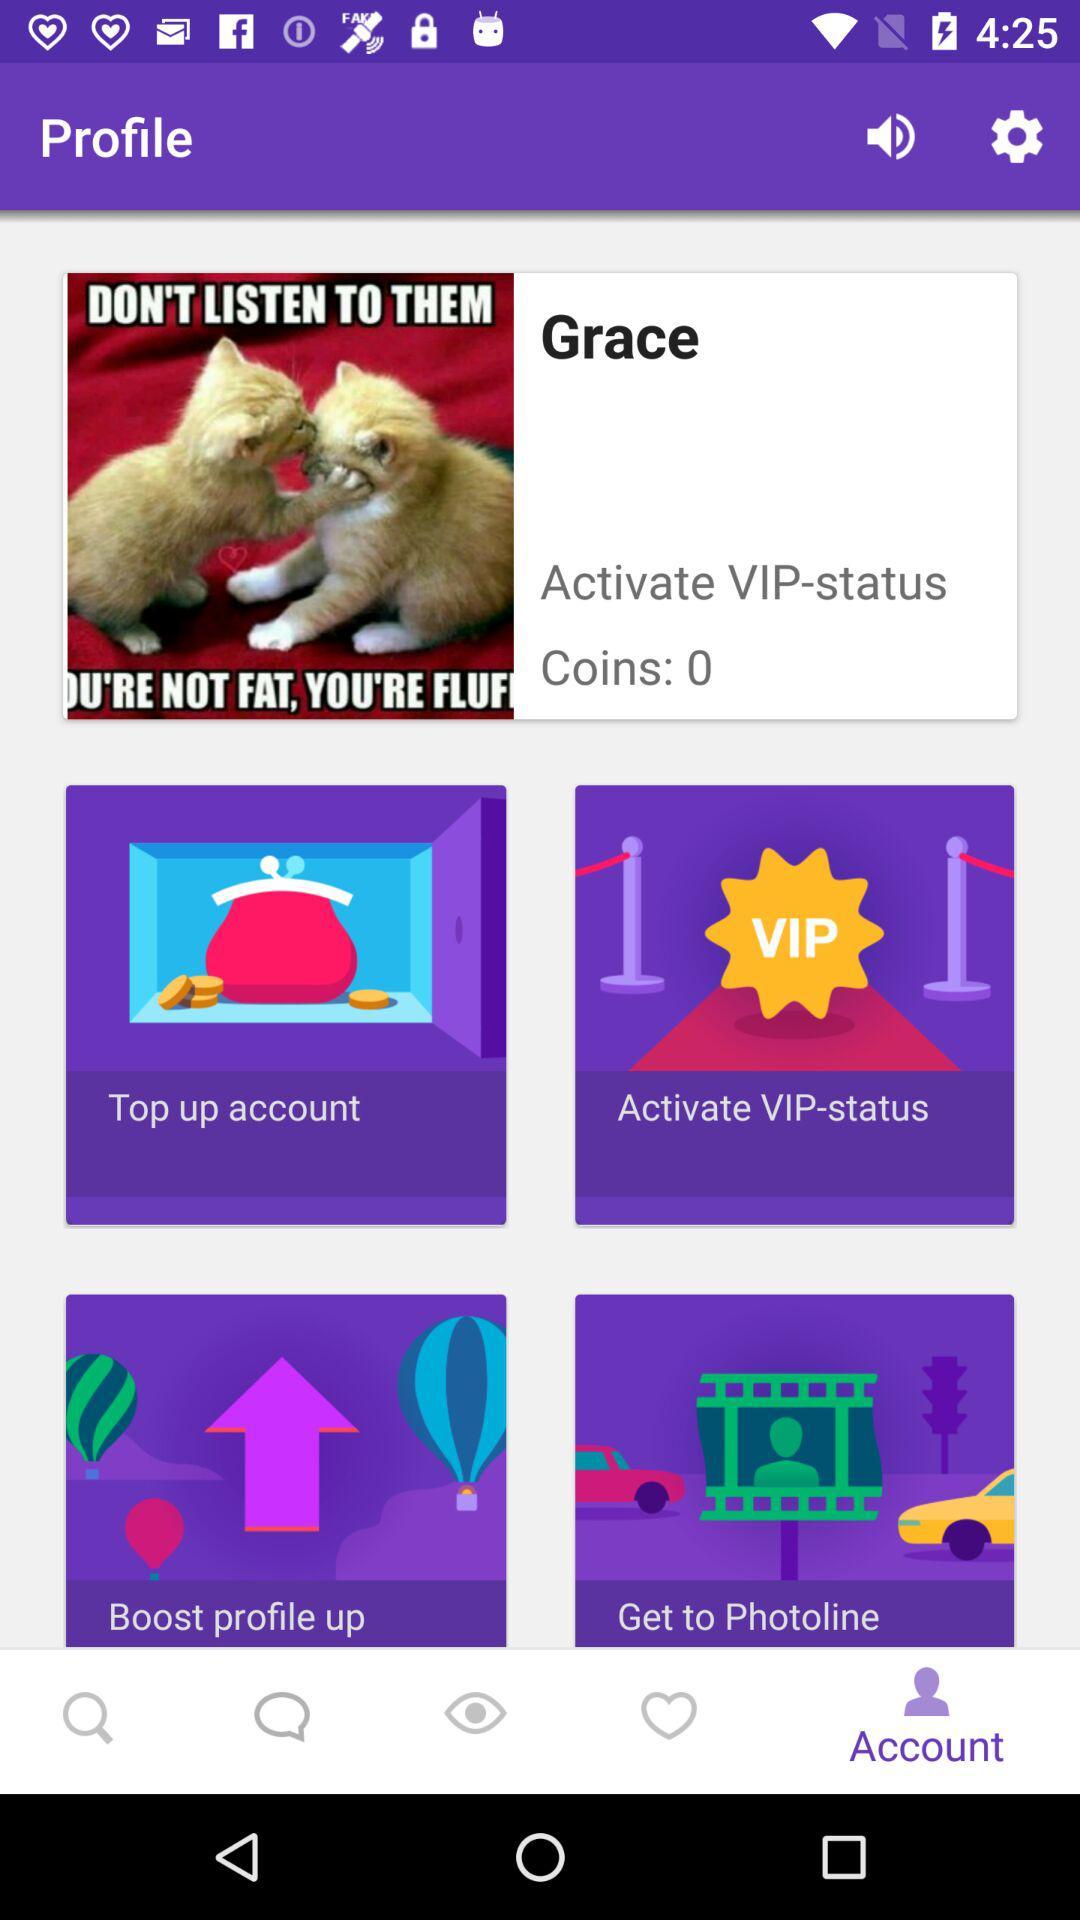 Image resolution: width=1080 pixels, height=1920 pixels. What do you see at coordinates (475, 1721) in the screenshot?
I see `the location_crosshair icon` at bounding box center [475, 1721].